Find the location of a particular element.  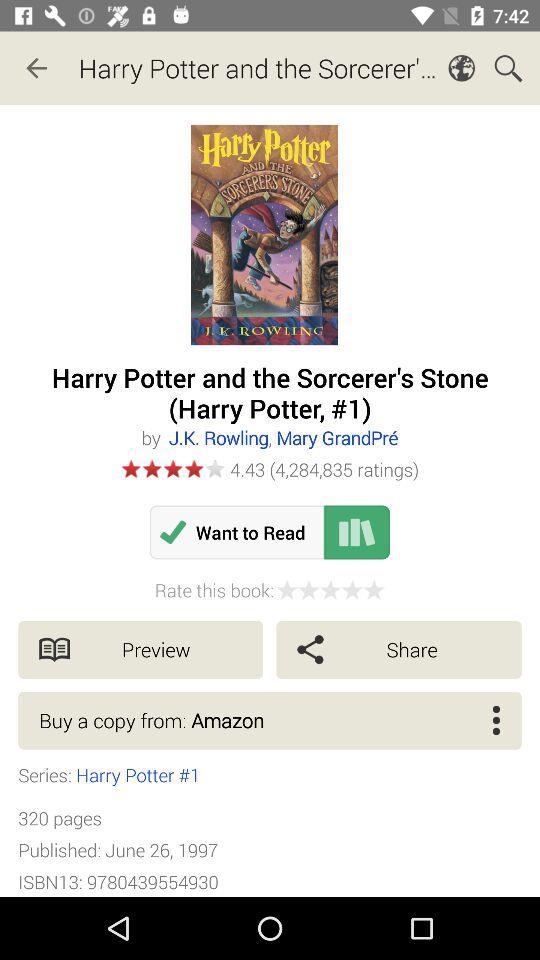

j k rowling is located at coordinates (282, 437).